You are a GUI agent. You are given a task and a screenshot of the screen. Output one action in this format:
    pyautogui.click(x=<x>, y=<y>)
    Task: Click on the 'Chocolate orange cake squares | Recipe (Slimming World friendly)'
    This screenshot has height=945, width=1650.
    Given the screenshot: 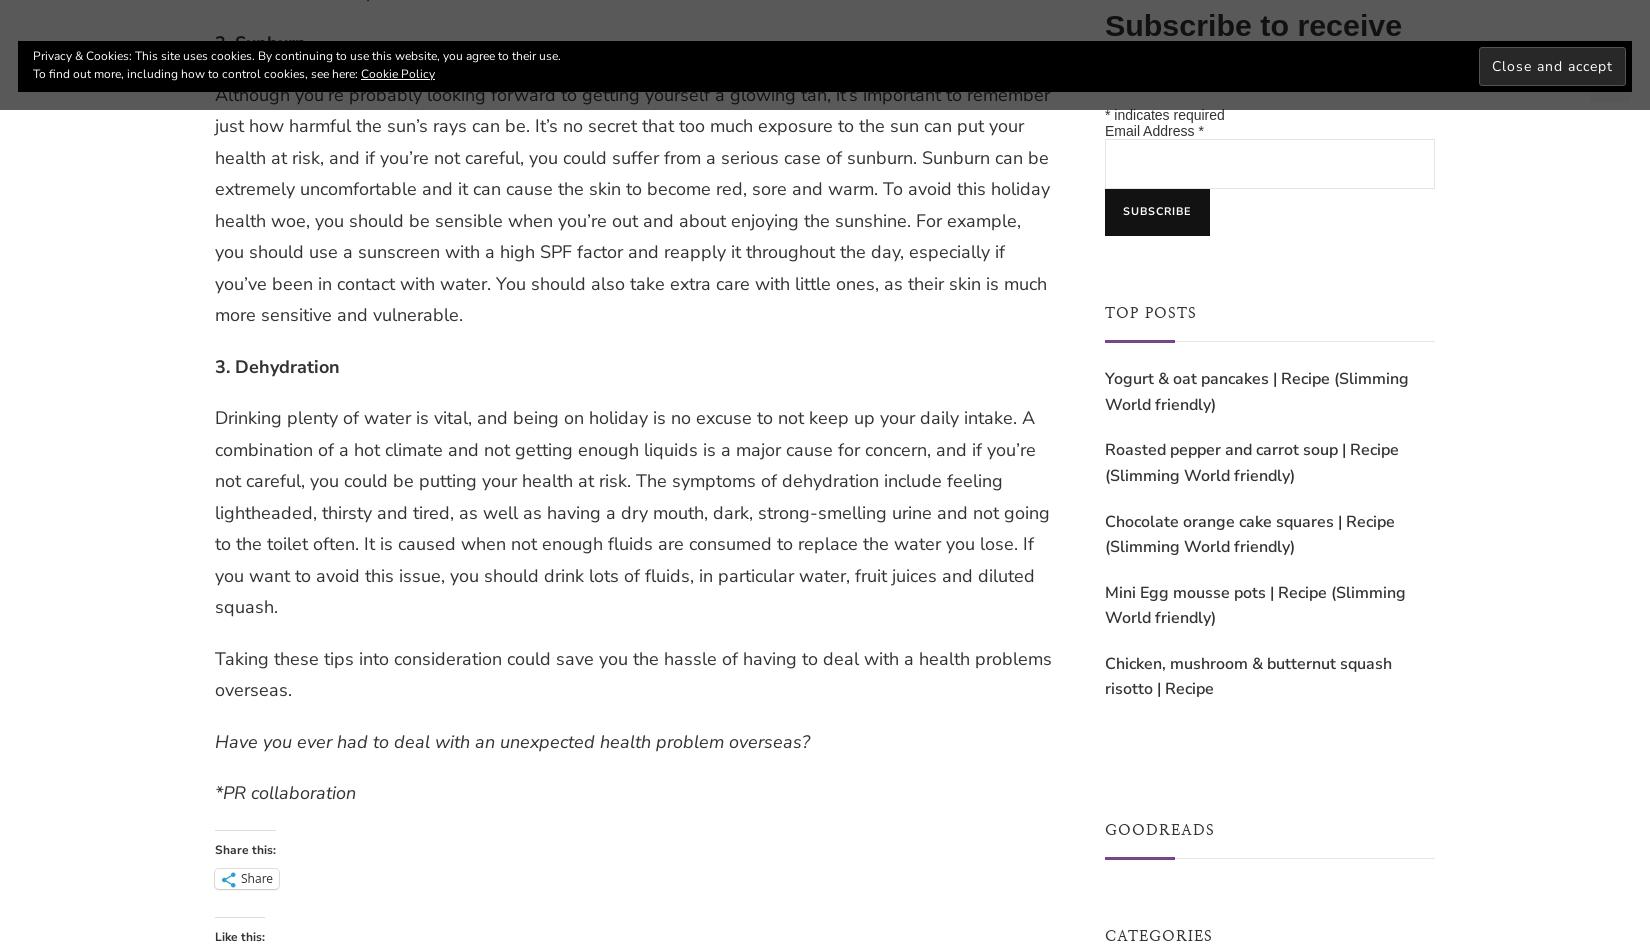 What is the action you would take?
    pyautogui.click(x=1249, y=533)
    